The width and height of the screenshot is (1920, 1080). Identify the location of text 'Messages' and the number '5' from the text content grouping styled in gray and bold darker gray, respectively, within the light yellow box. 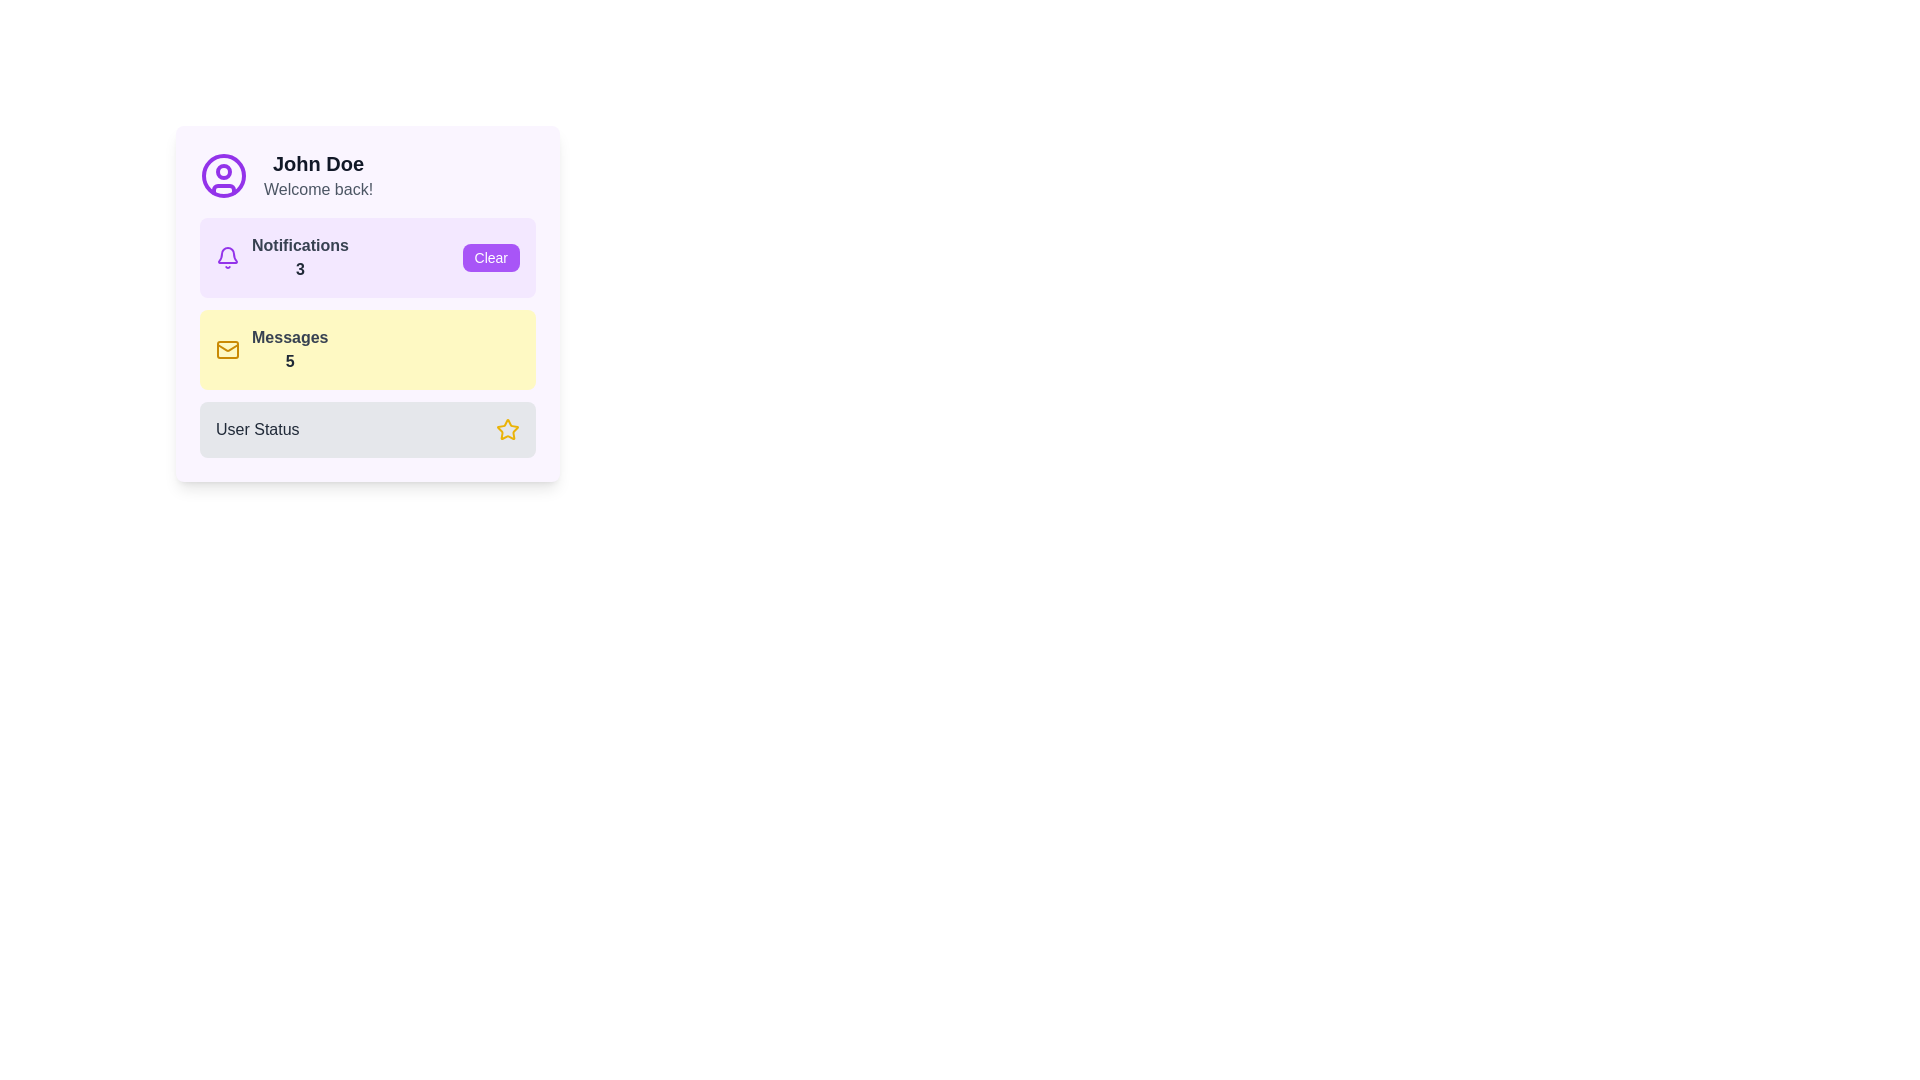
(289, 349).